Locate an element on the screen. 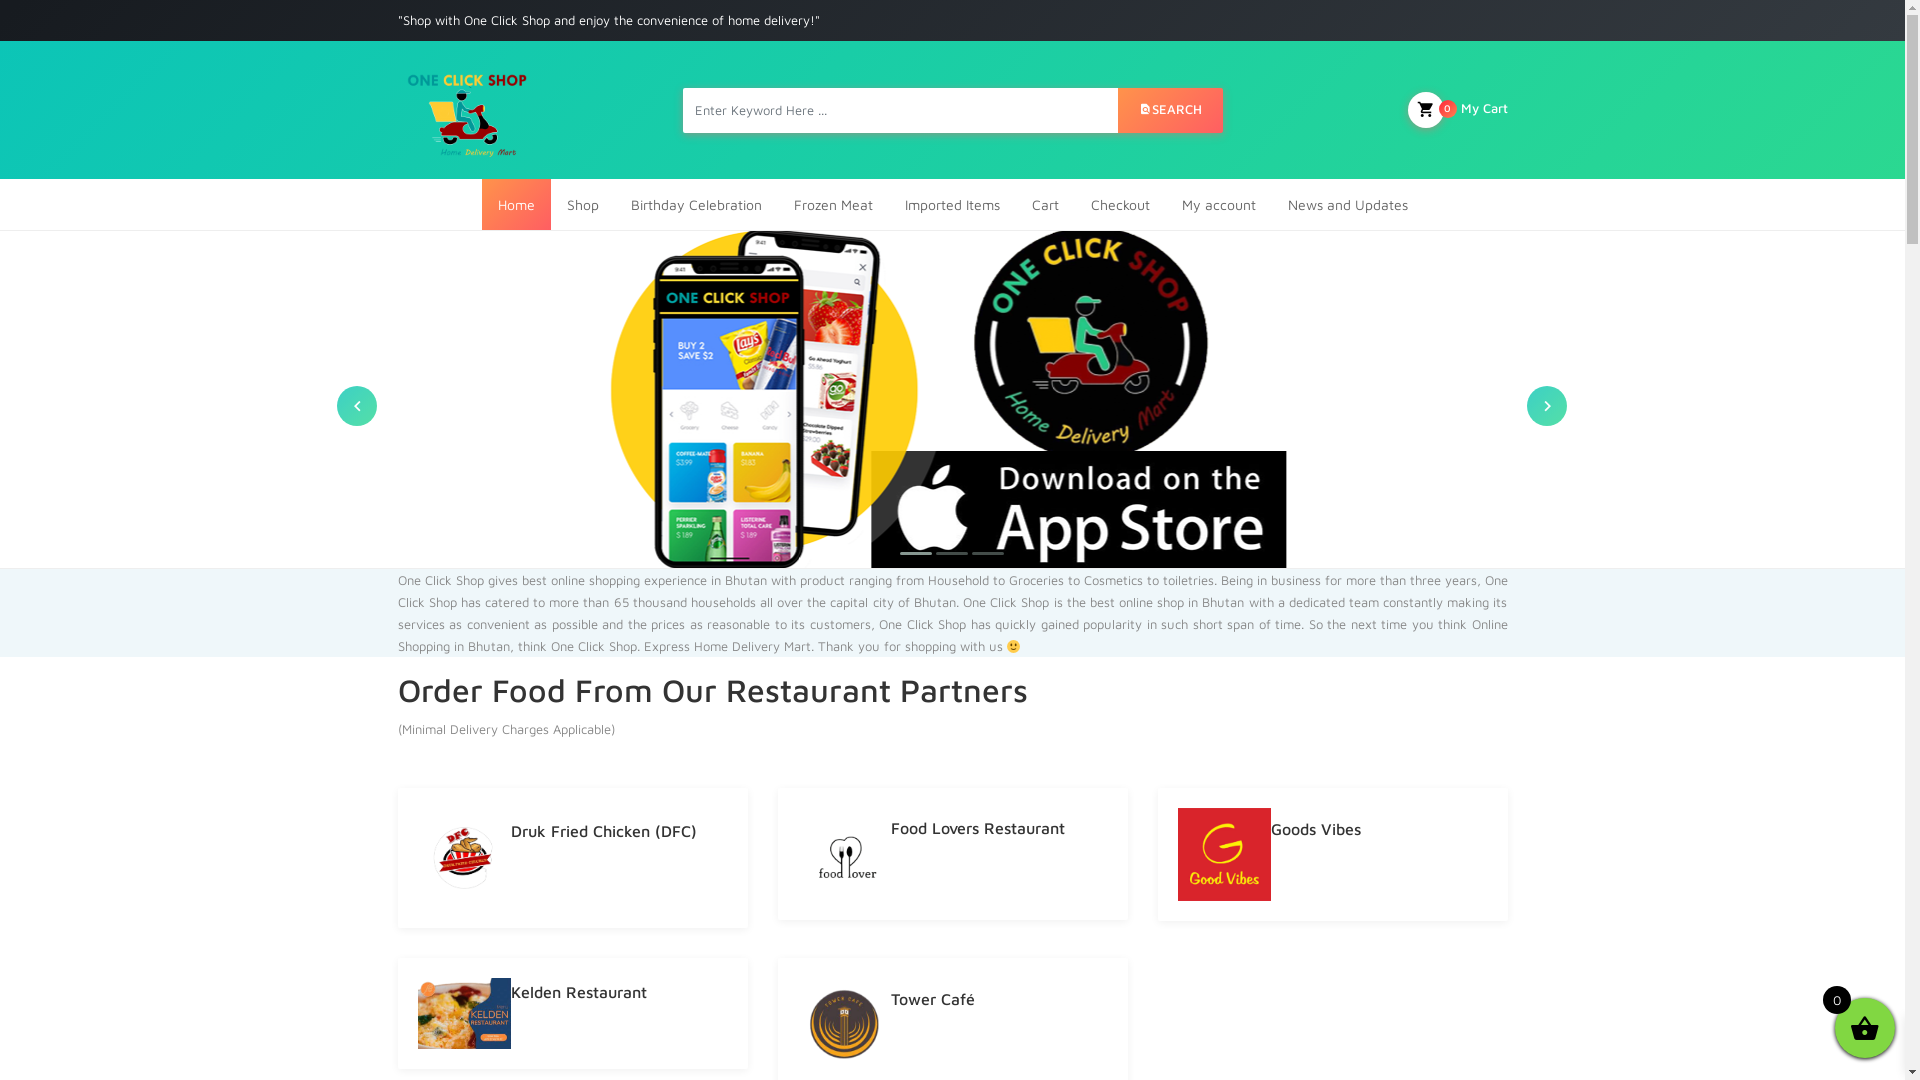 The image size is (1920, 1080). 'Goods Vibes' is located at coordinates (1315, 832).